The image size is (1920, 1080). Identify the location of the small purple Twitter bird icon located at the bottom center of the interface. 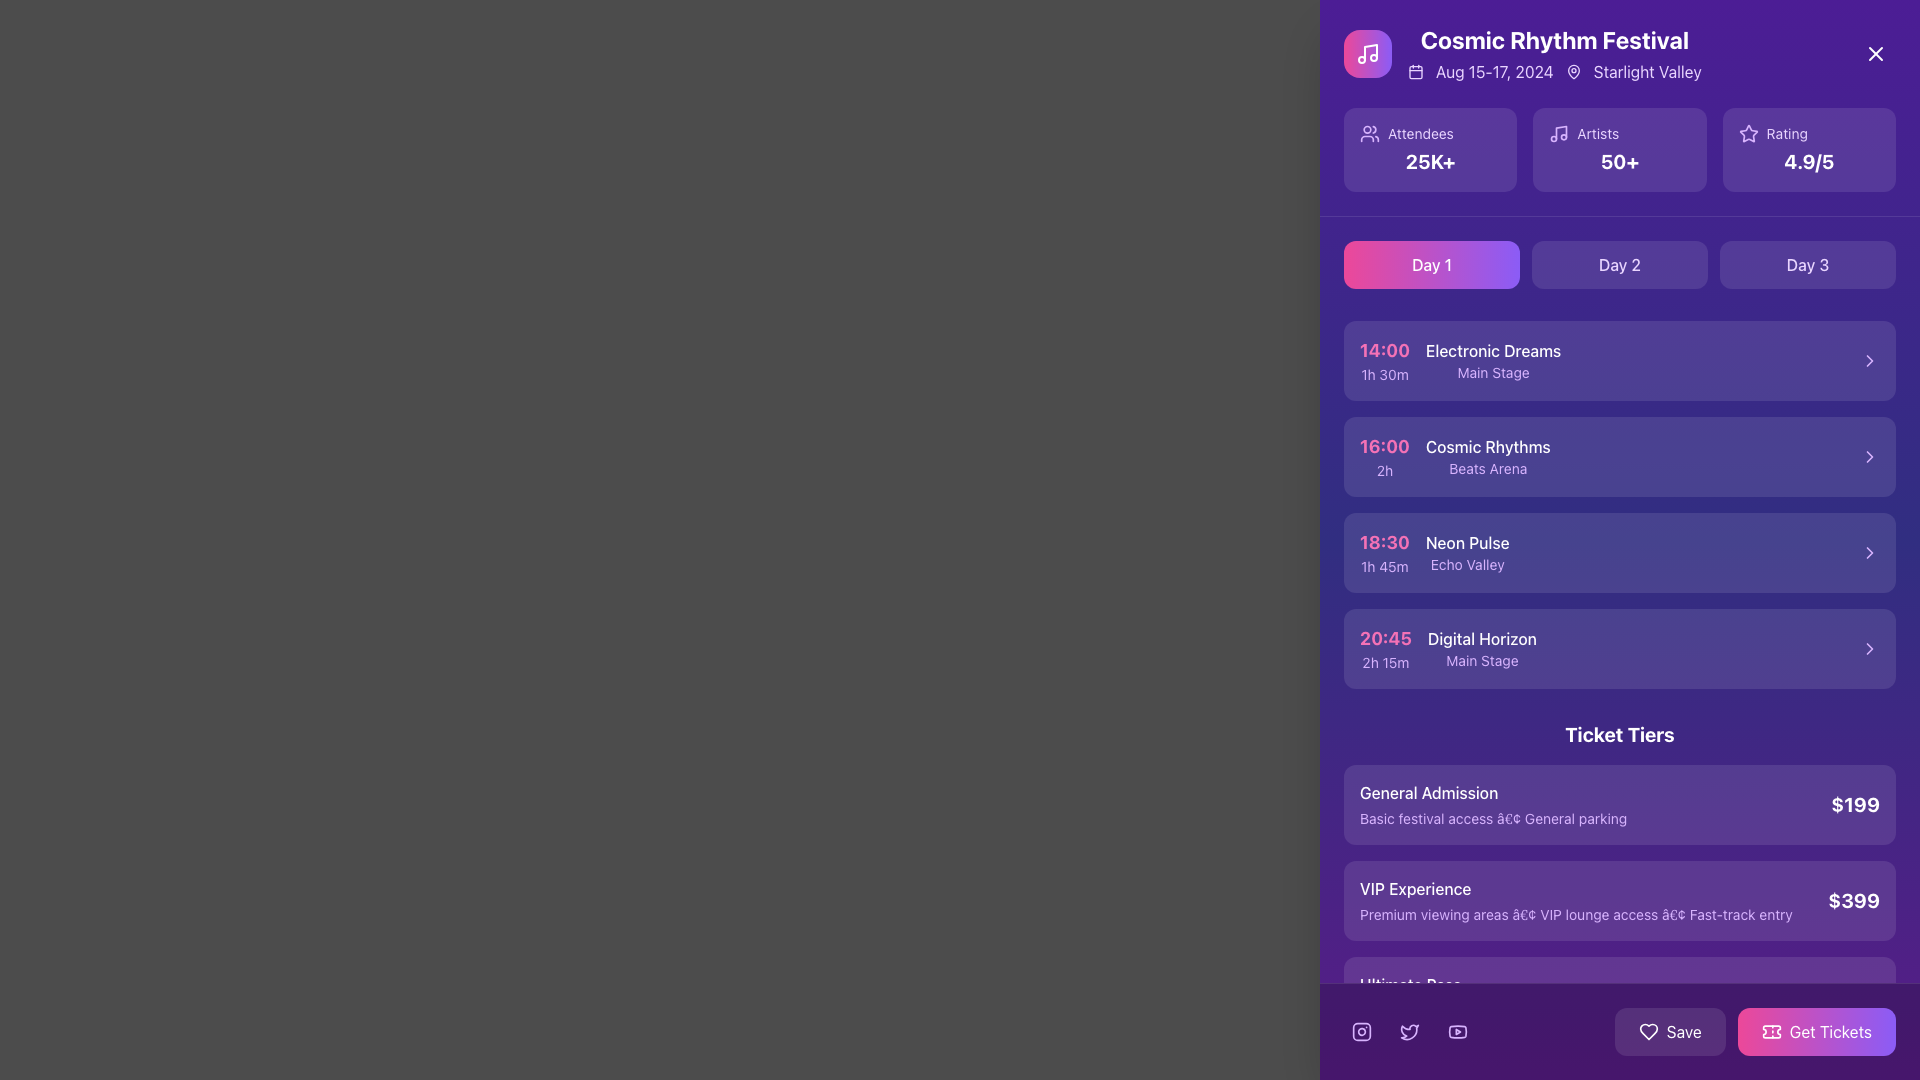
(1409, 1032).